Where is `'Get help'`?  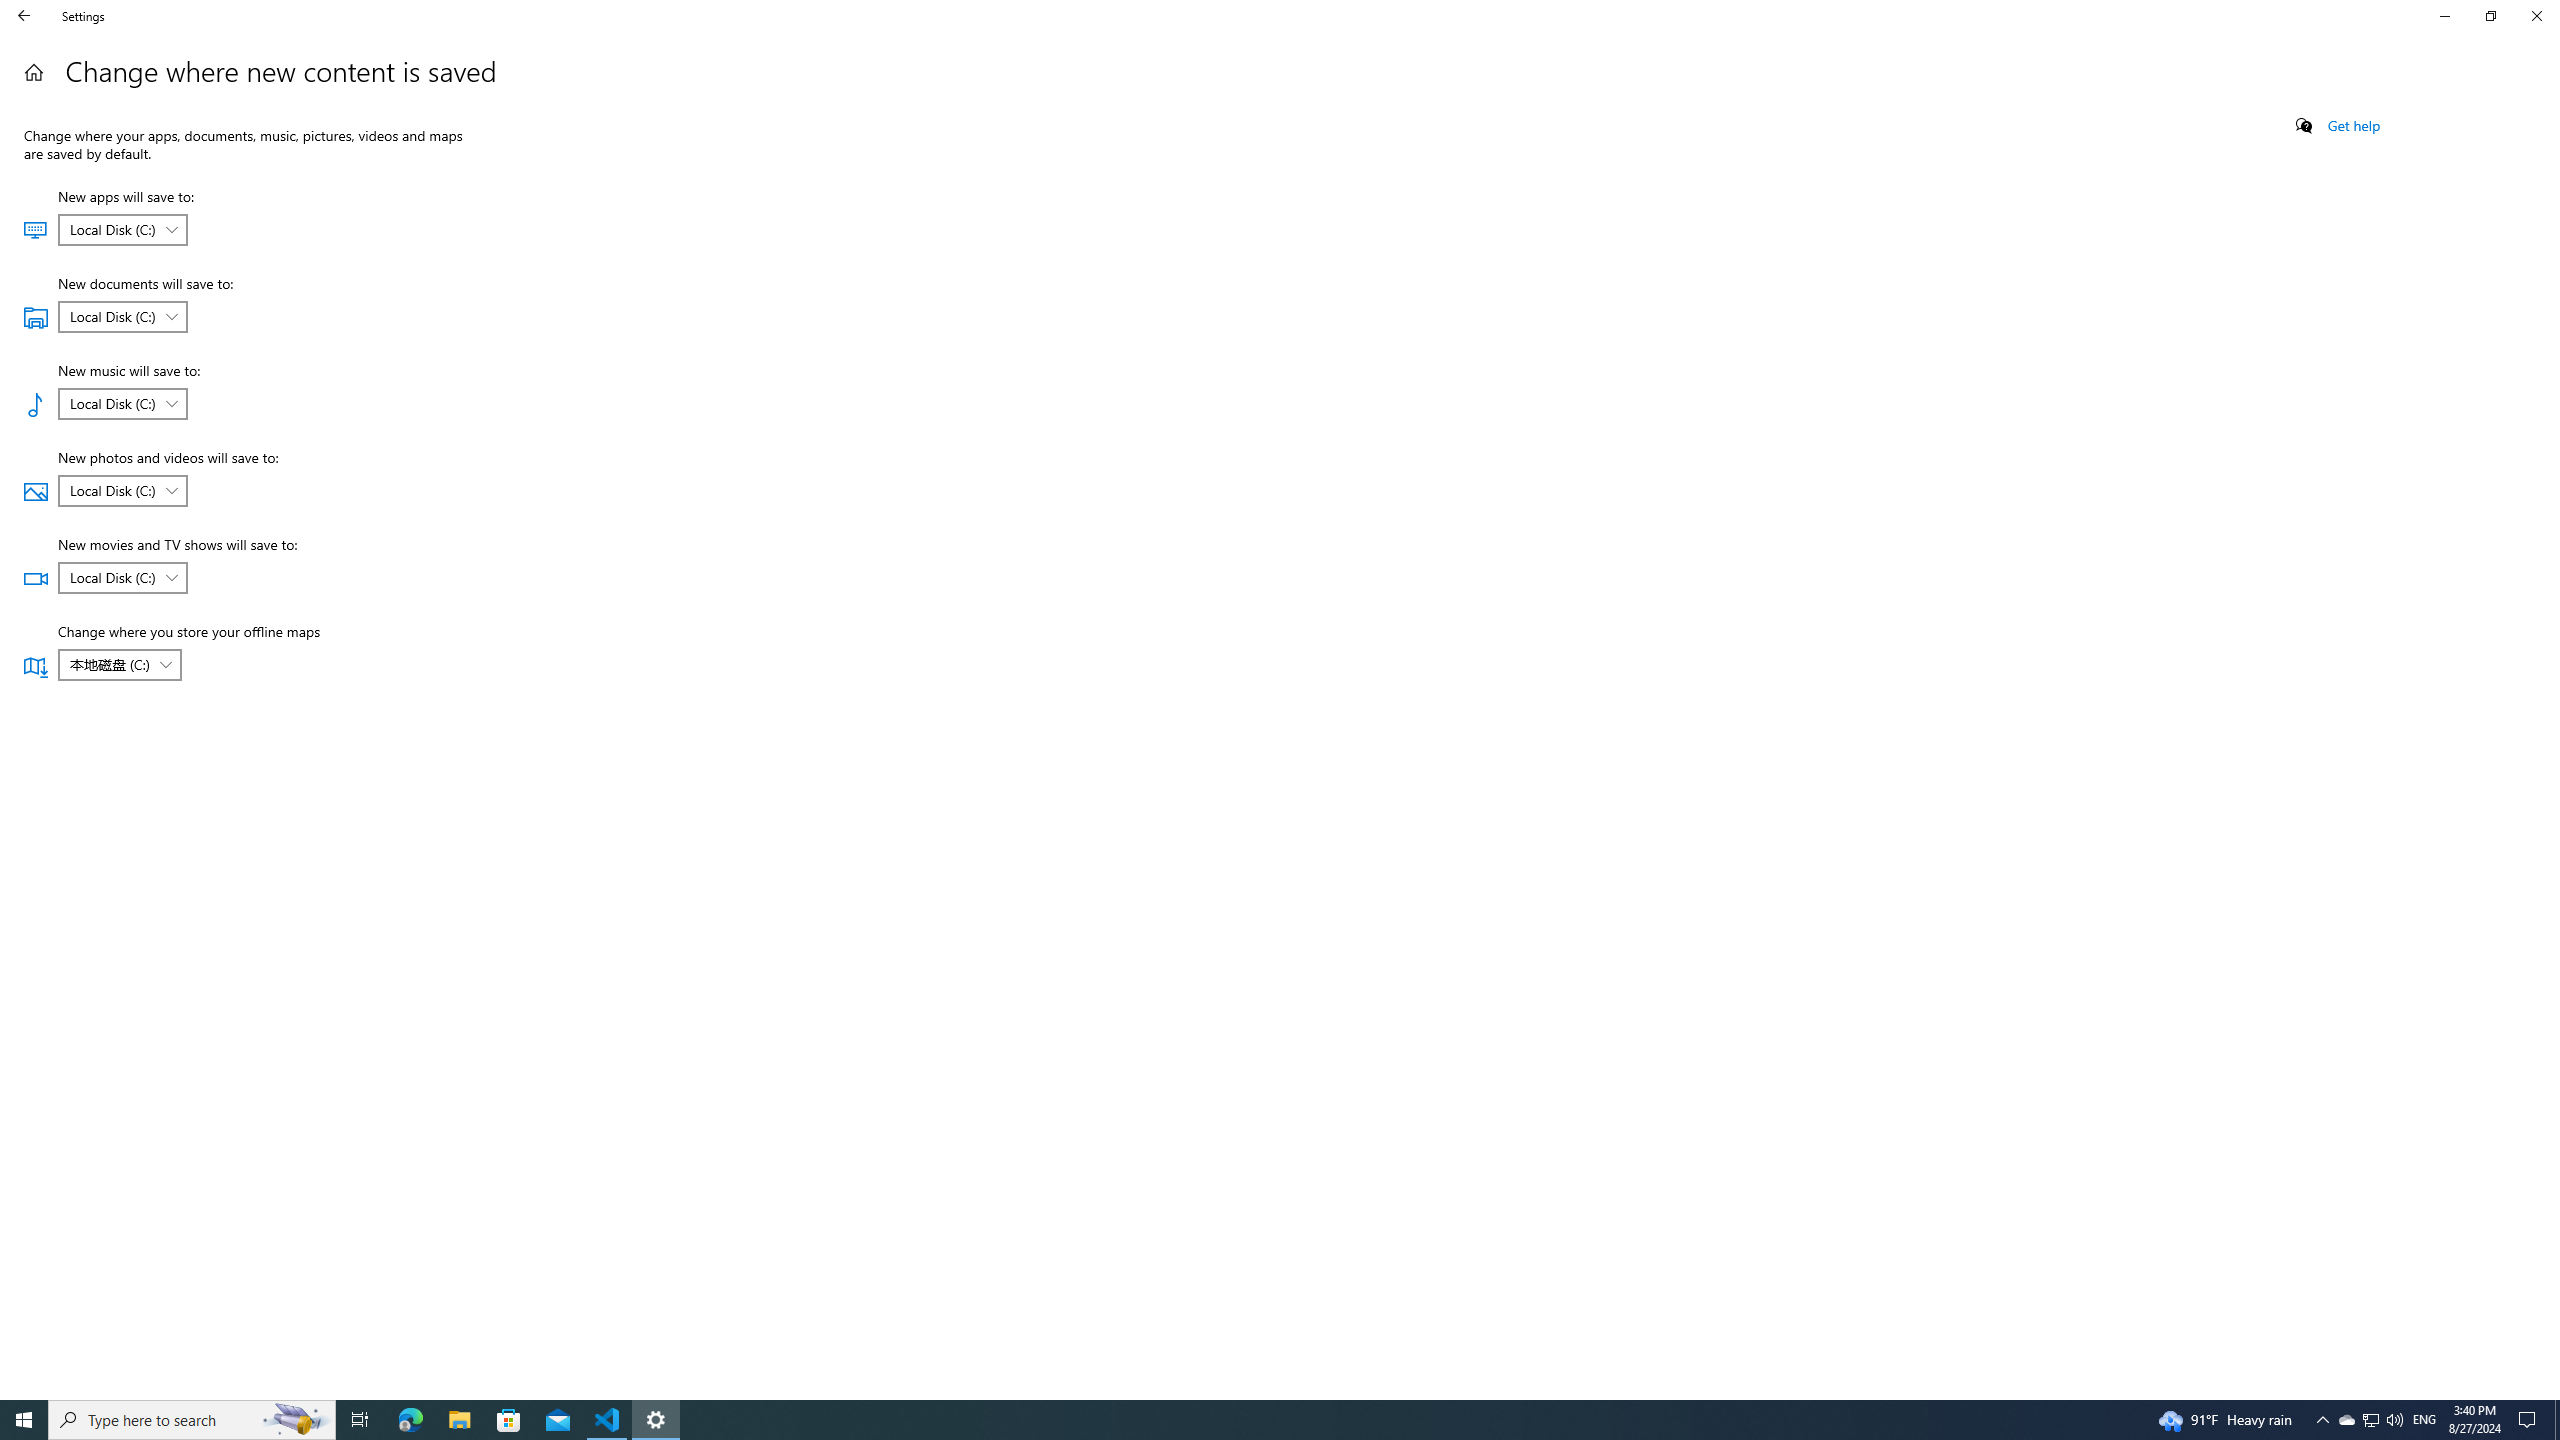 'Get help' is located at coordinates (2352, 125).